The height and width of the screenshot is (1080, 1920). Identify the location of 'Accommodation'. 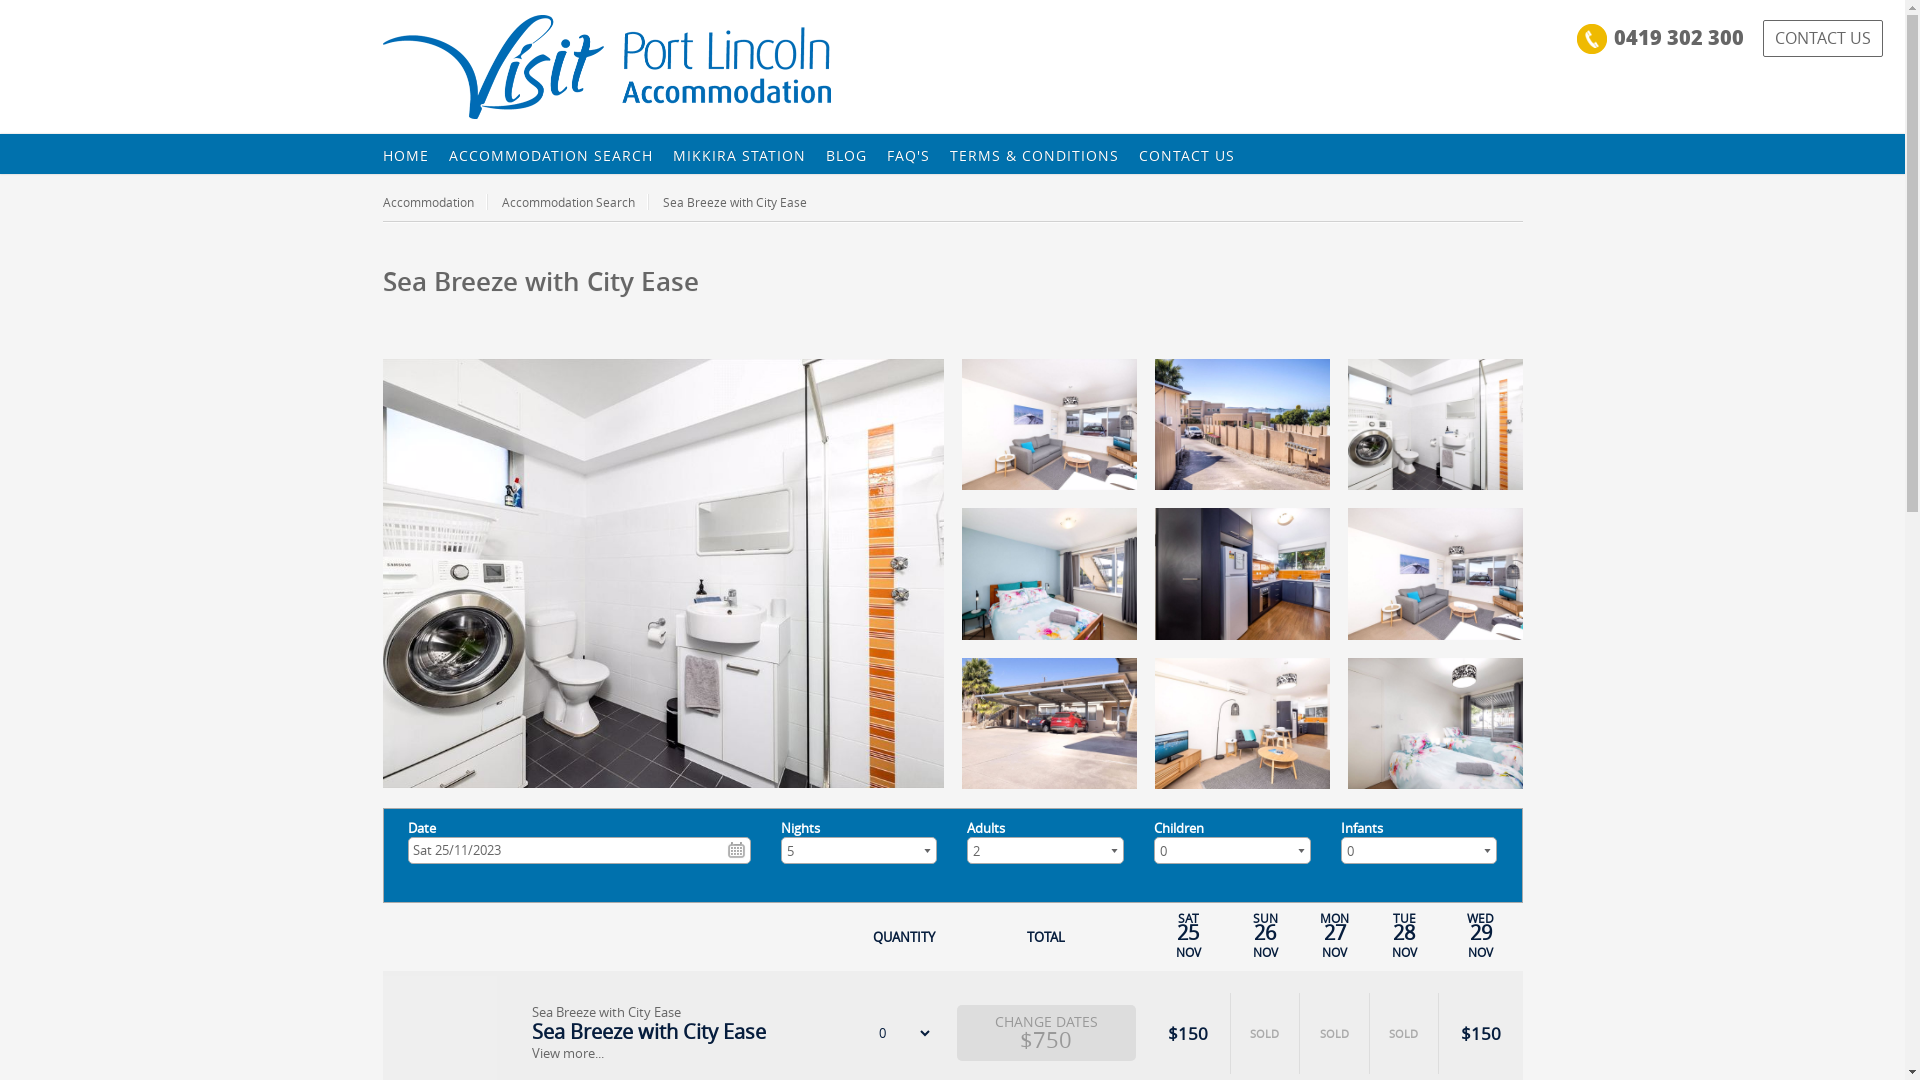
(382, 201).